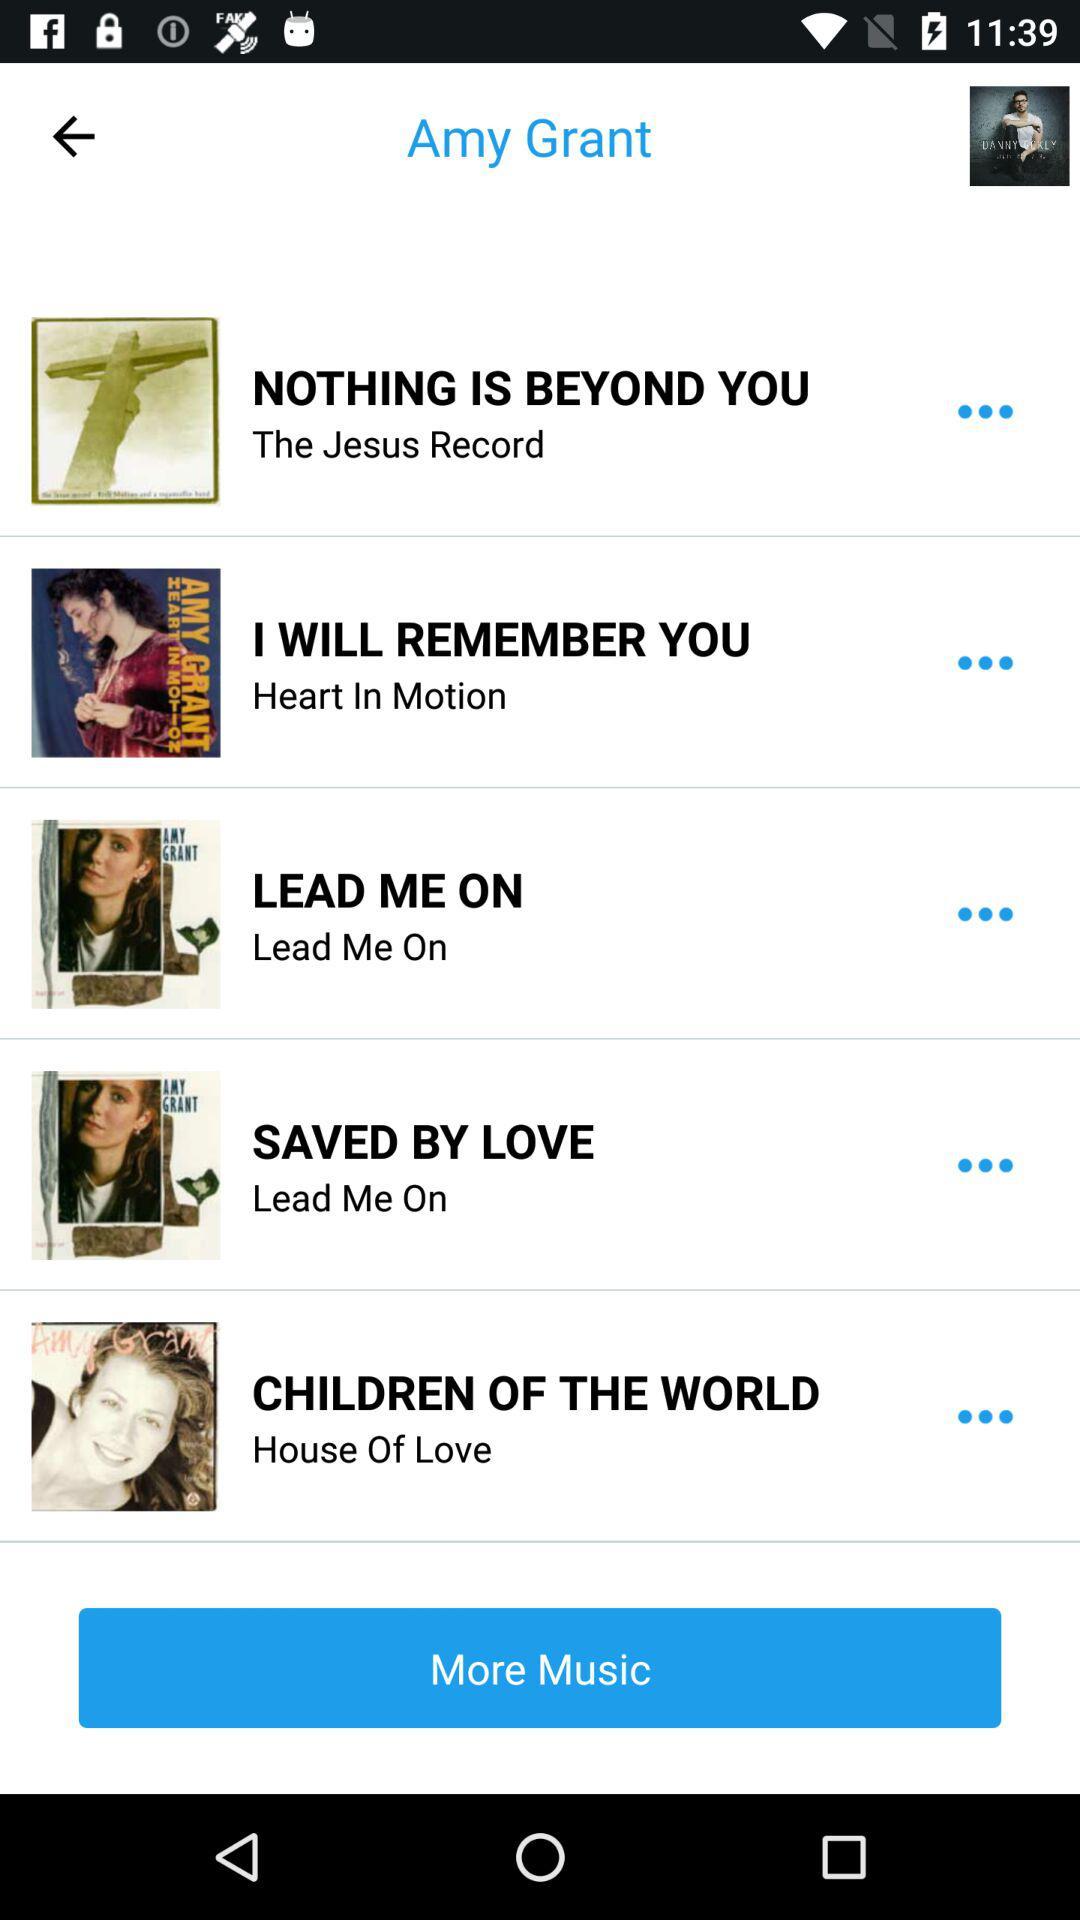 The height and width of the screenshot is (1920, 1080). What do you see at coordinates (125, 410) in the screenshot?
I see `item next to nothing is beyond icon` at bounding box center [125, 410].